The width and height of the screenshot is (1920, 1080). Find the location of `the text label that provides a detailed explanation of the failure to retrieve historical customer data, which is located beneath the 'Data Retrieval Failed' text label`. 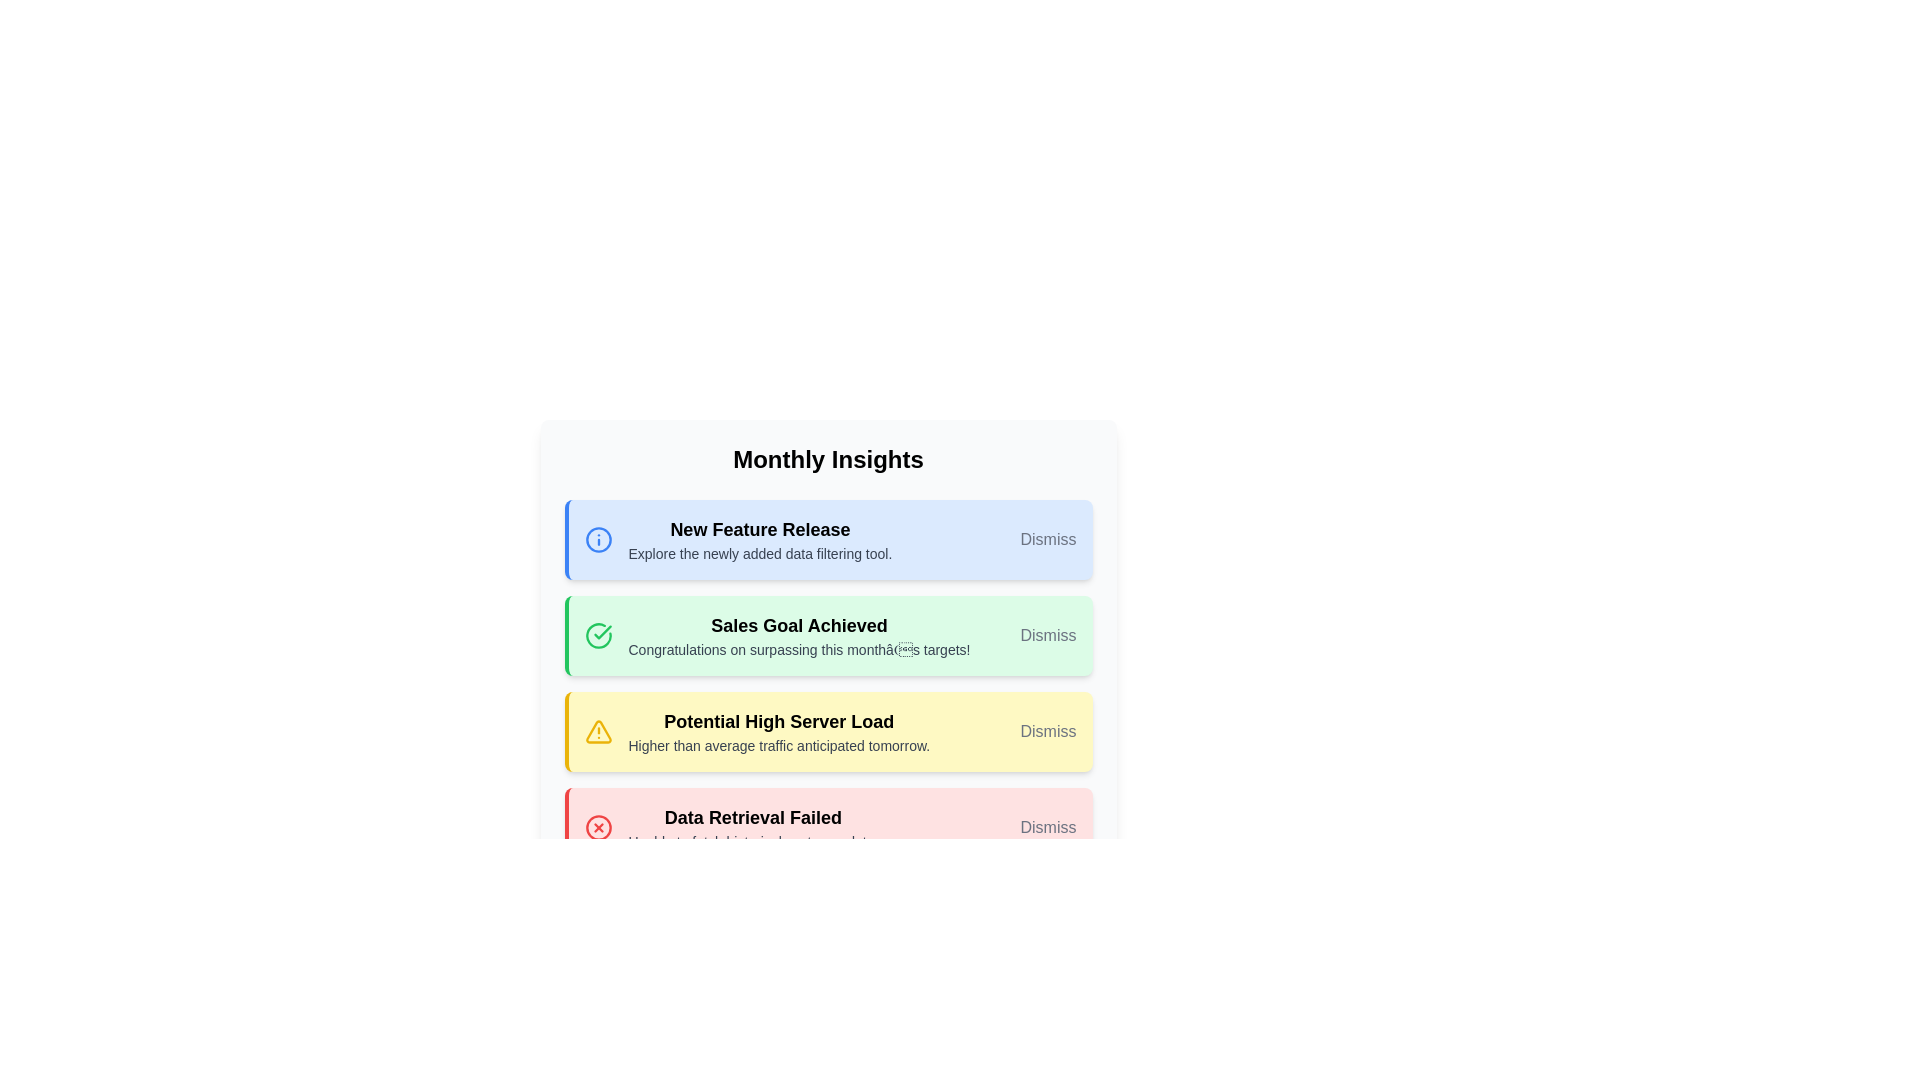

the text label that provides a detailed explanation of the failure to retrieve historical customer data, which is located beneath the 'Data Retrieval Failed' text label is located at coordinates (752, 841).